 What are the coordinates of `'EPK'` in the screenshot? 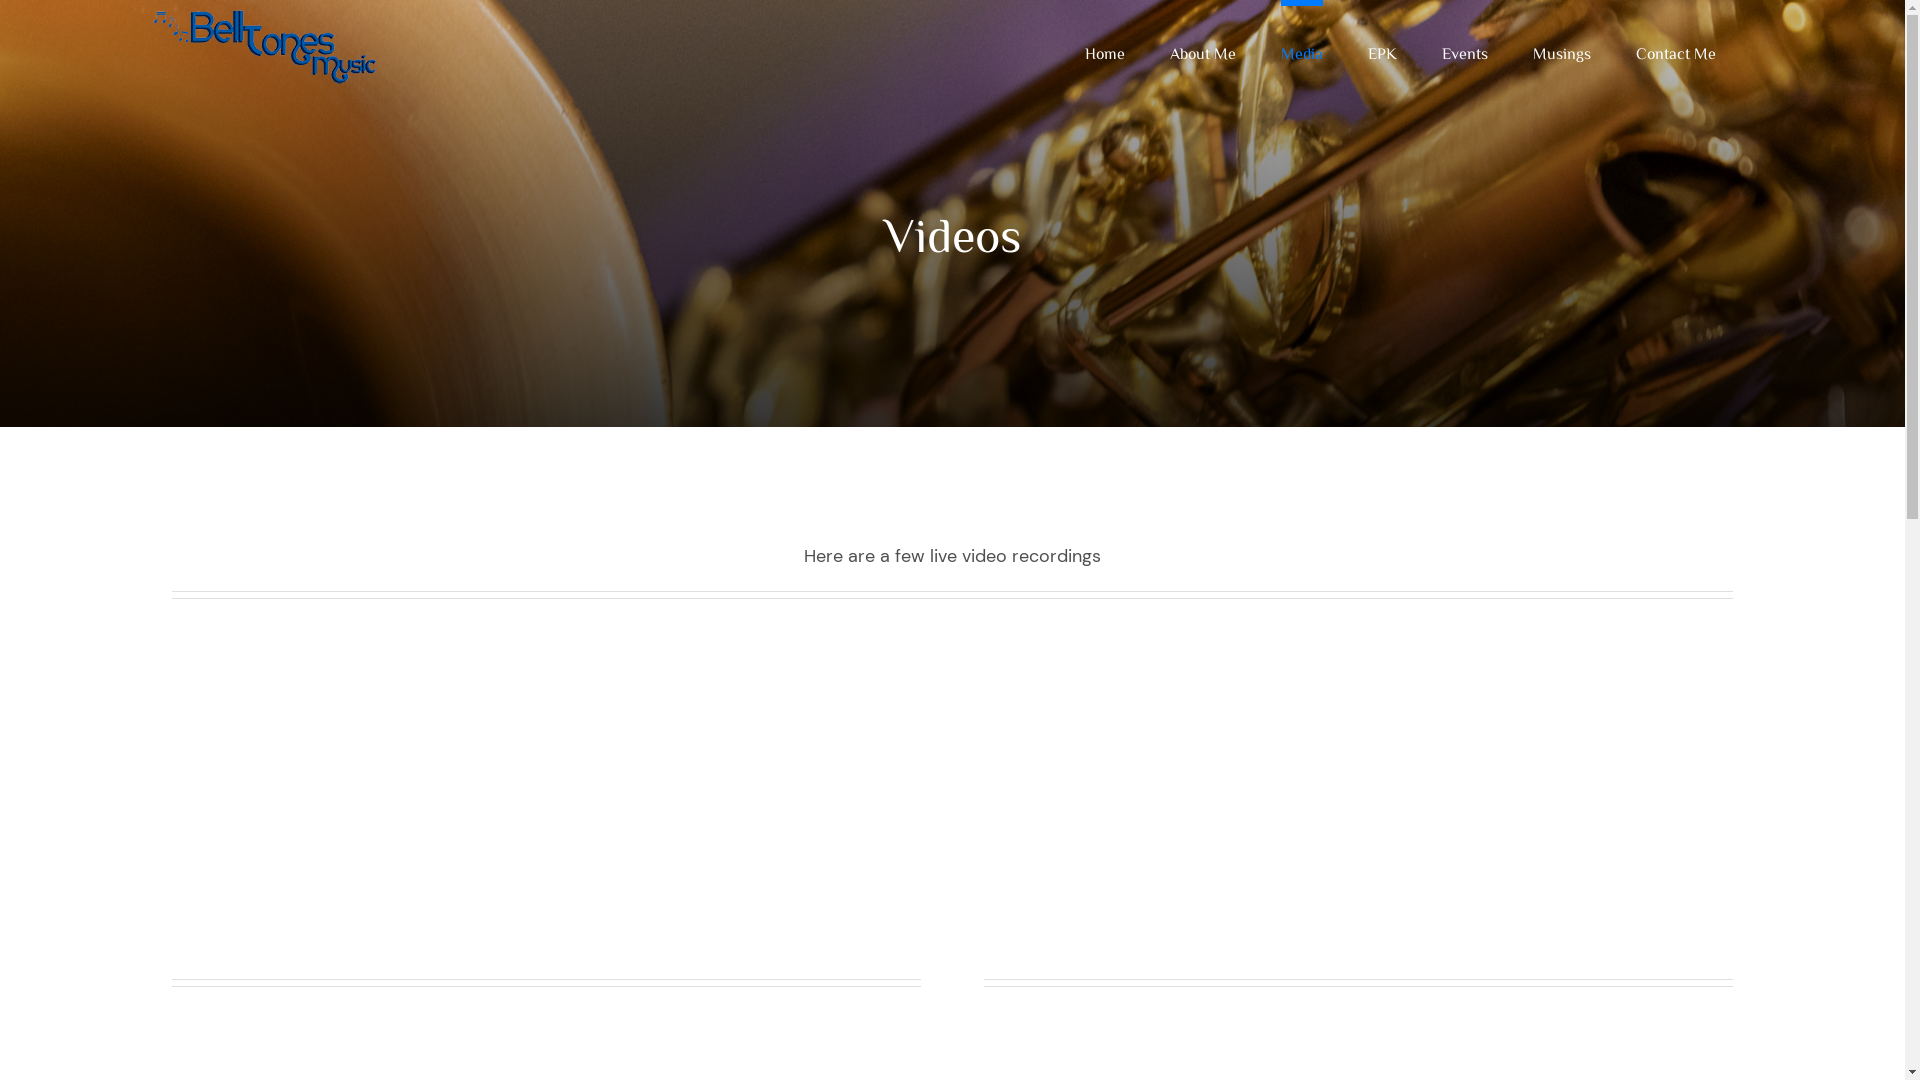 It's located at (1381, 48).